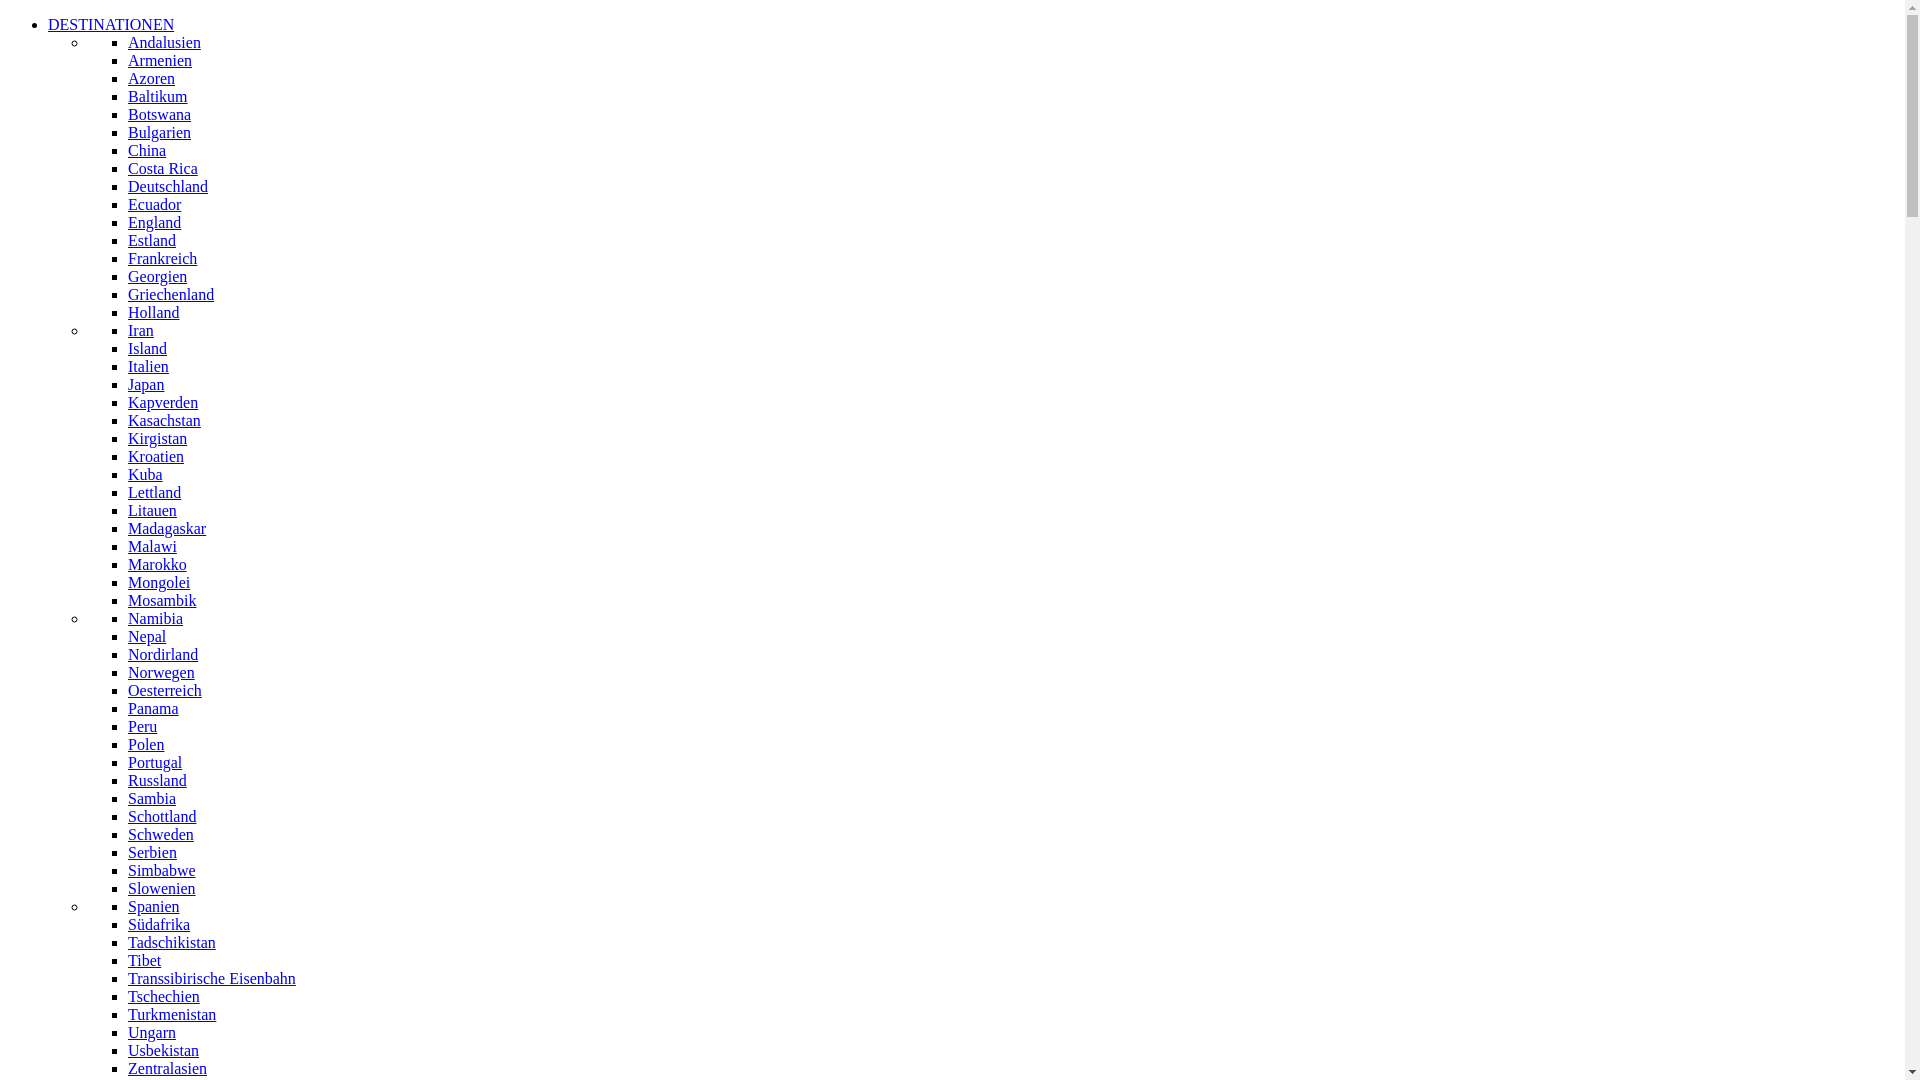 The image size is (1920, 1080). I want to click on 'Simbabwe', so click(127, 869).